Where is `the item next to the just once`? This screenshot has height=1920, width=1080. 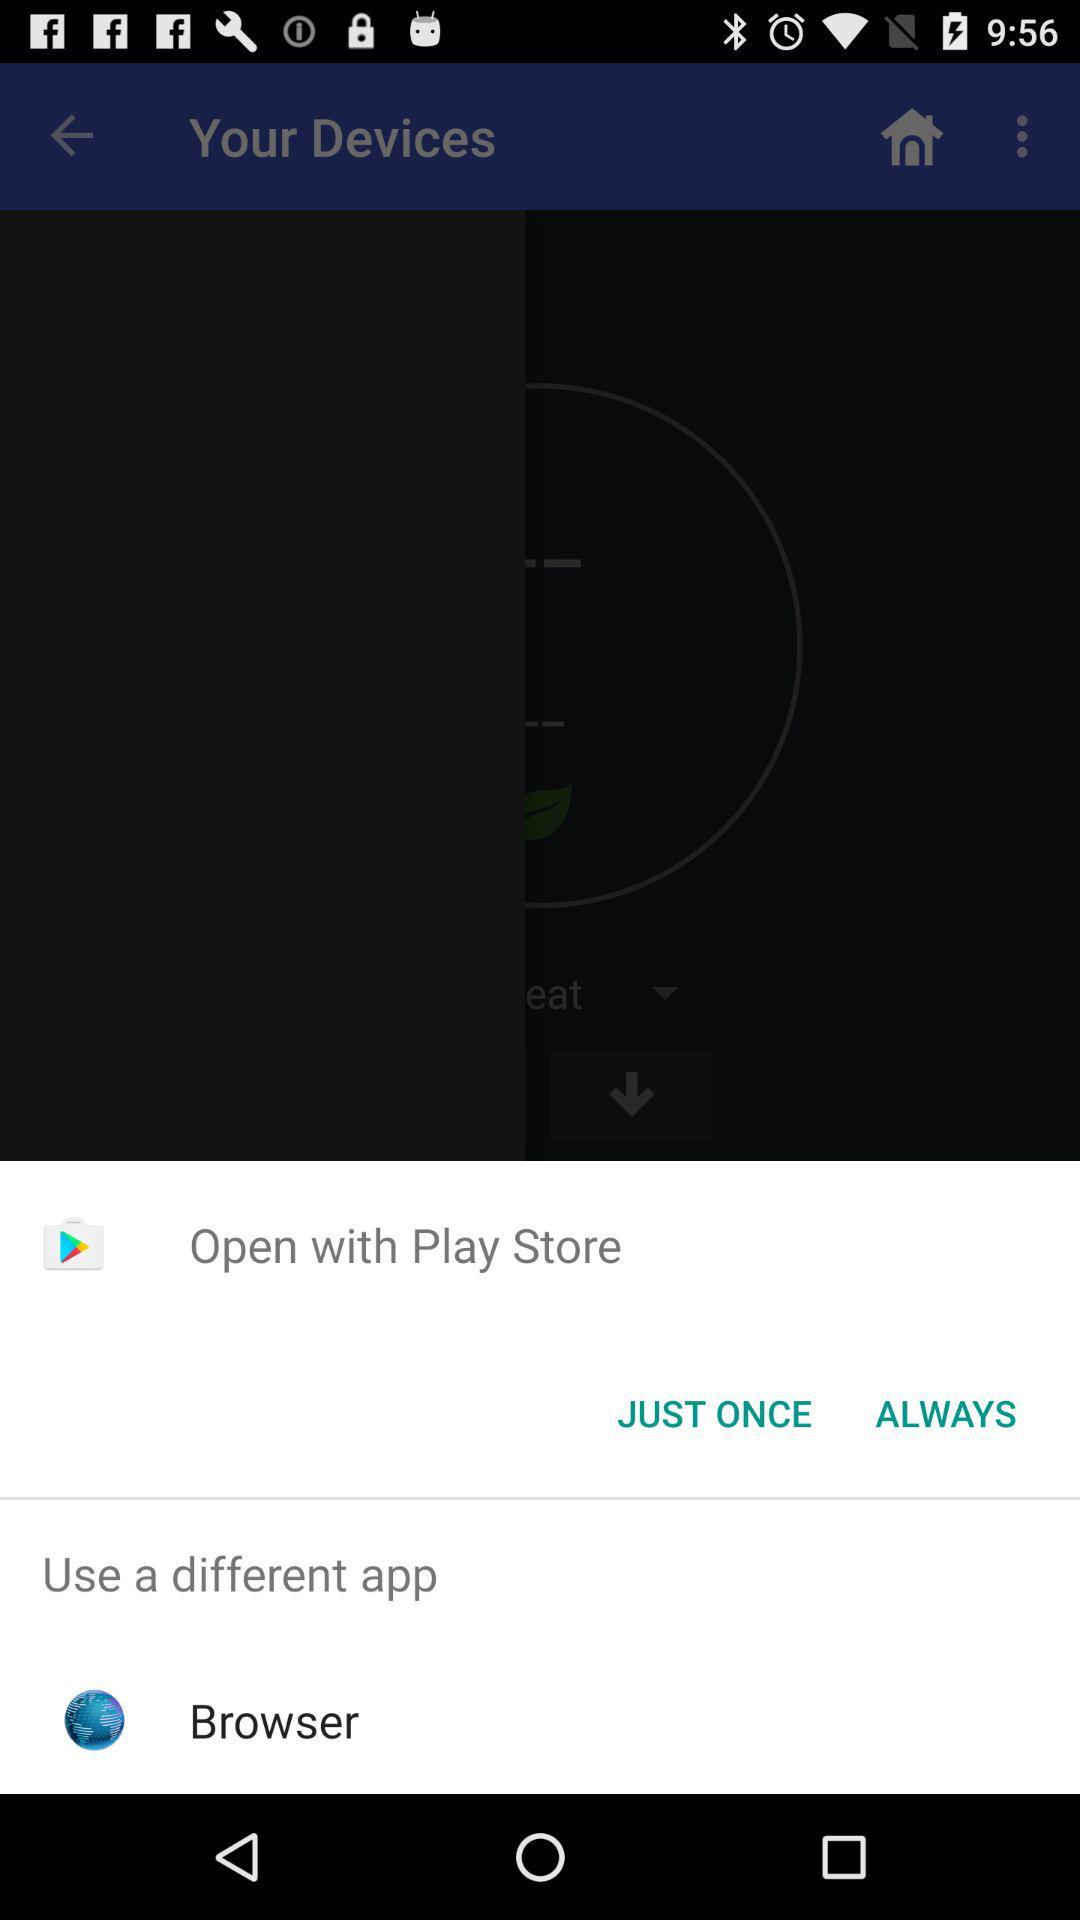
the item next to the just once is located at coordinates (945, 1411).